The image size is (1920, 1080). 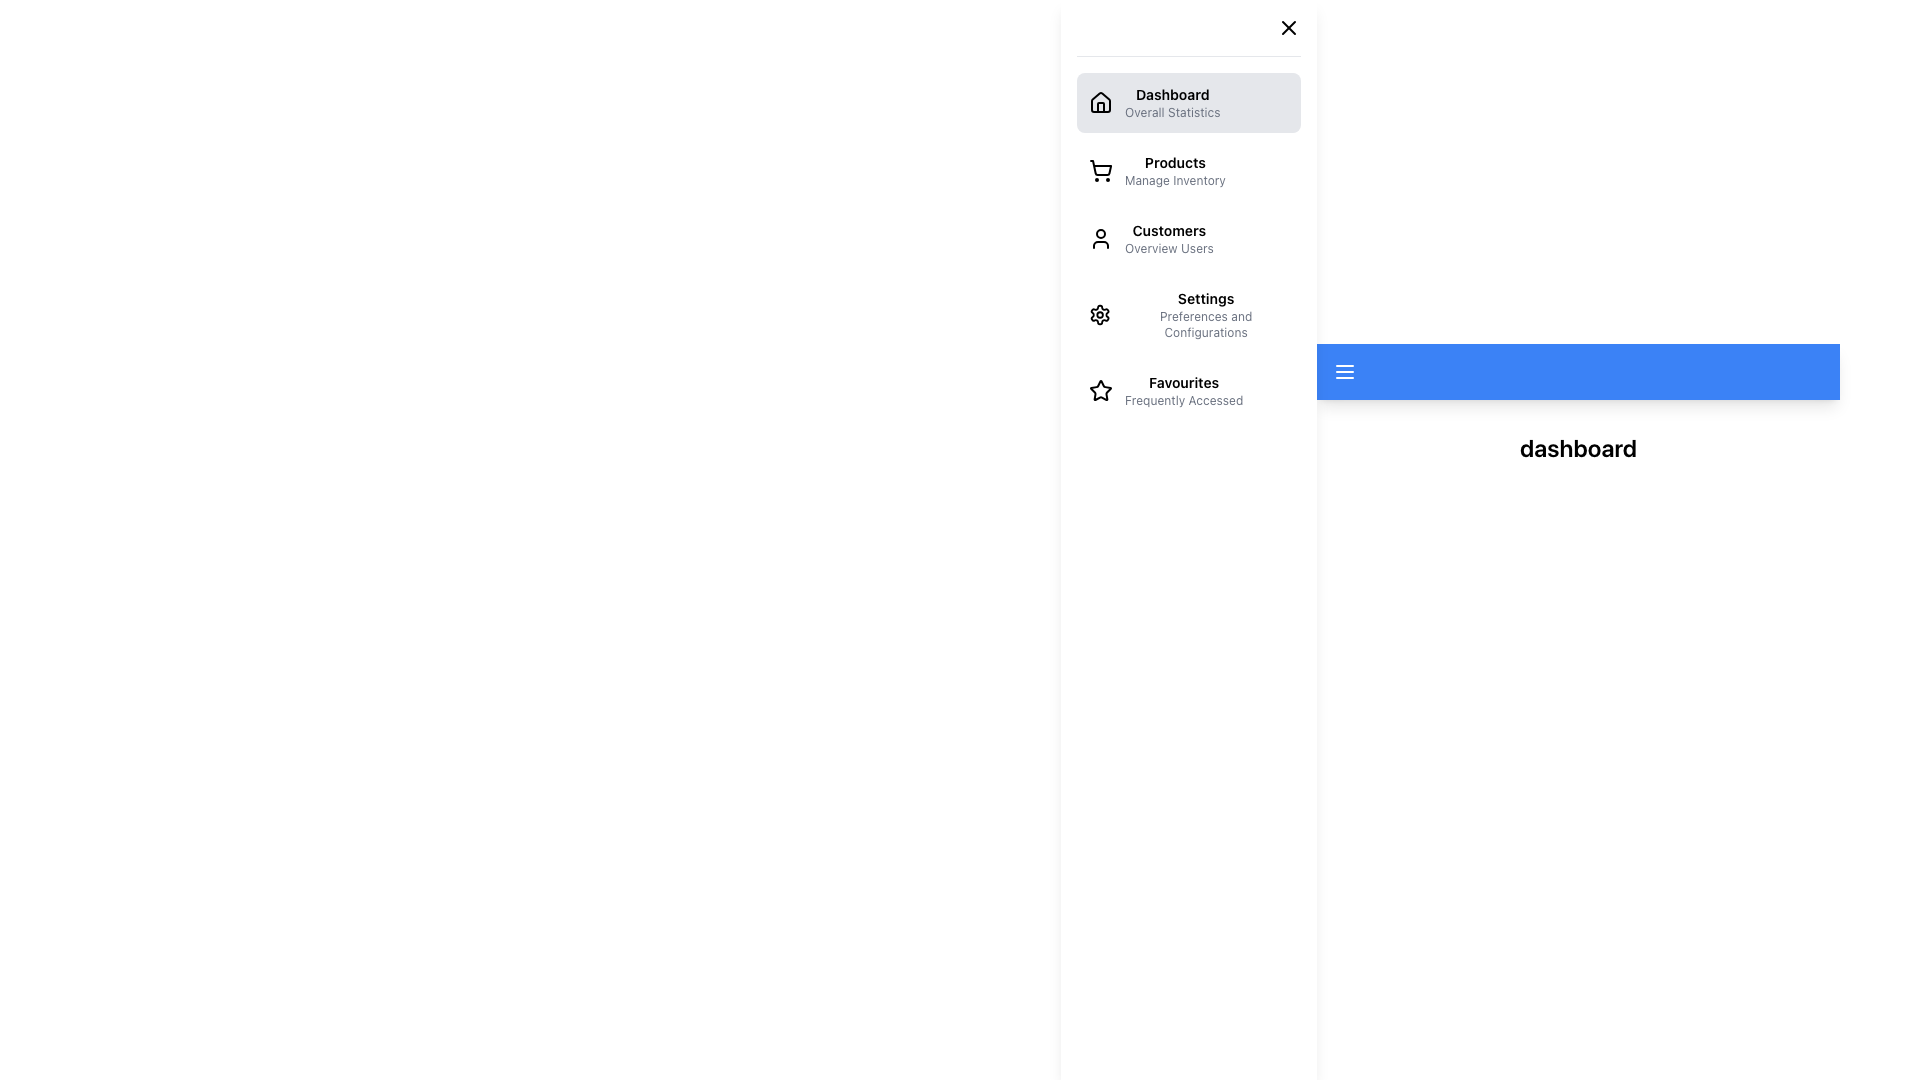 What do you see at coordinates (1099, 238) in the screenshot?
I see `the 'Customers' icon in the sidebar menu, which is located directly before the text 'Customers Overview Users' and positioned between 'Products Manage Inventory' and 'Settings Preferences and Configurations'` at bounding box center [1099, 238].